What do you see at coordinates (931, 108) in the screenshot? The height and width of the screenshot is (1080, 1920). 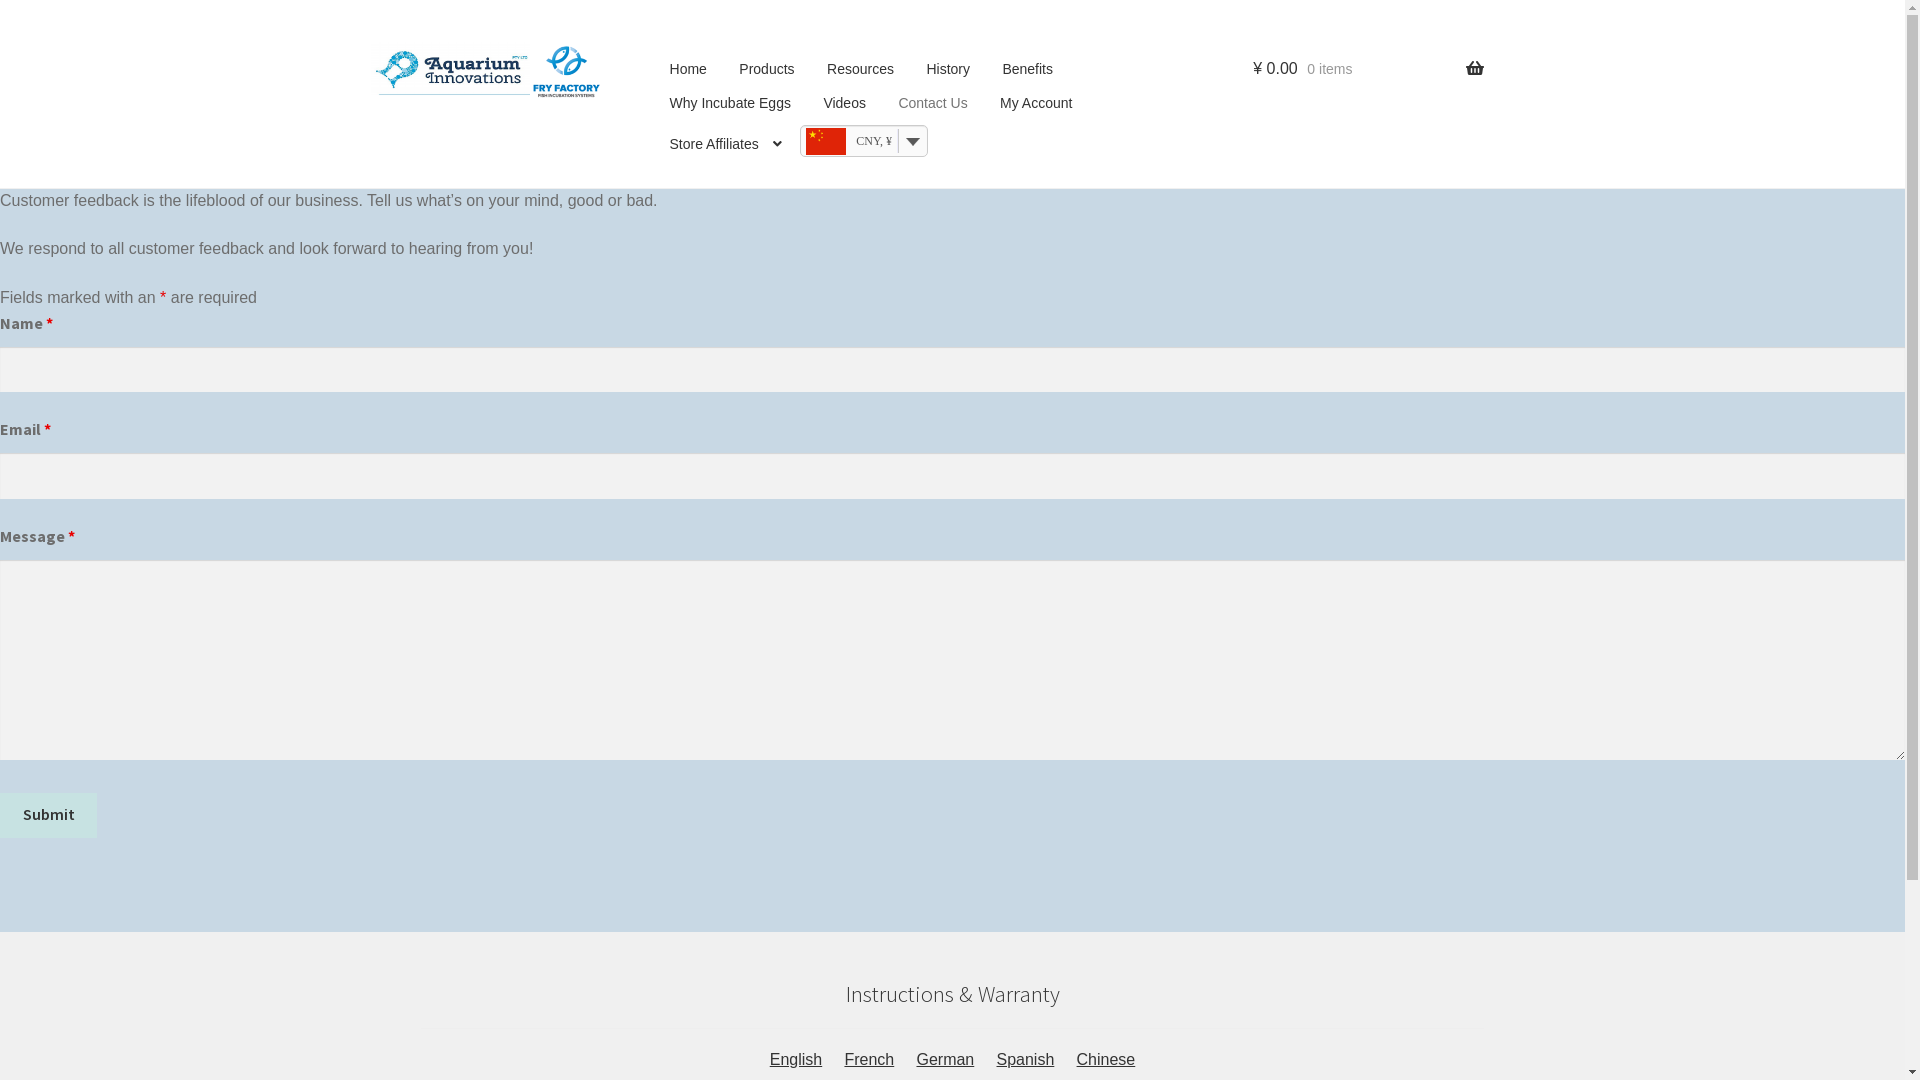 I see `'Contact Us'` at bounding box center [931, 108].